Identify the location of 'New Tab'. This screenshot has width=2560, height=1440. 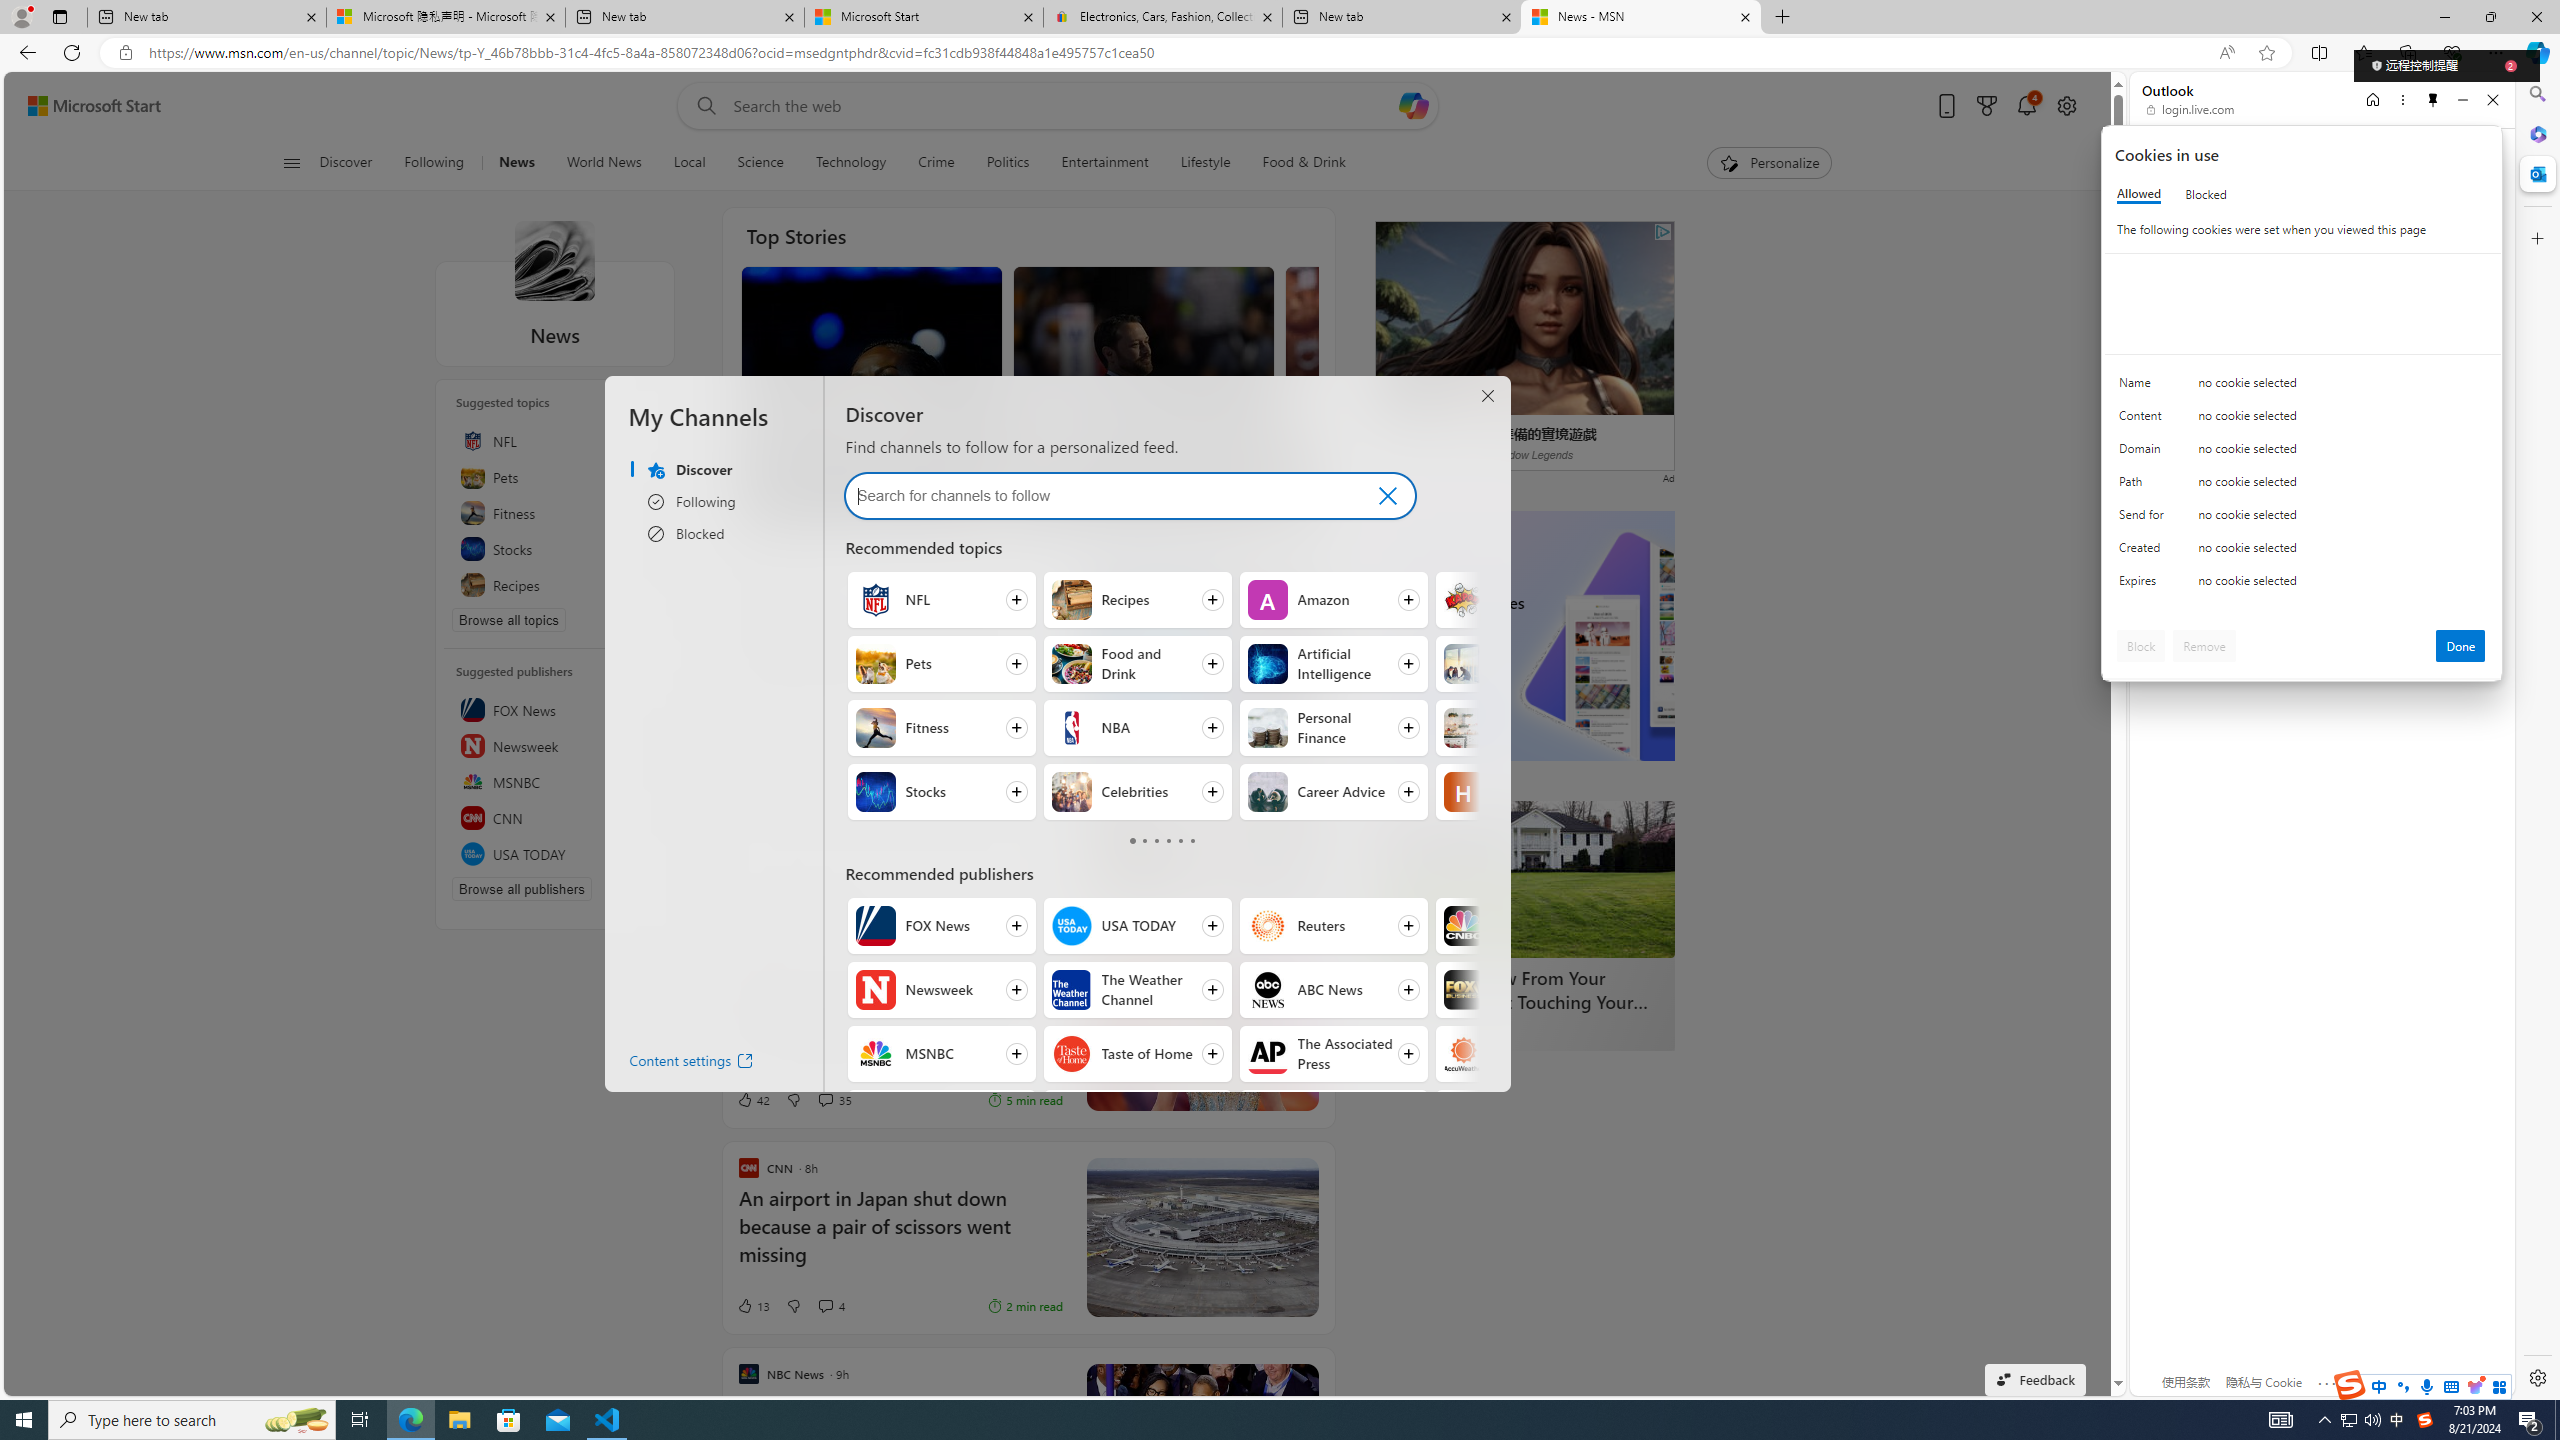
(1782, 16).